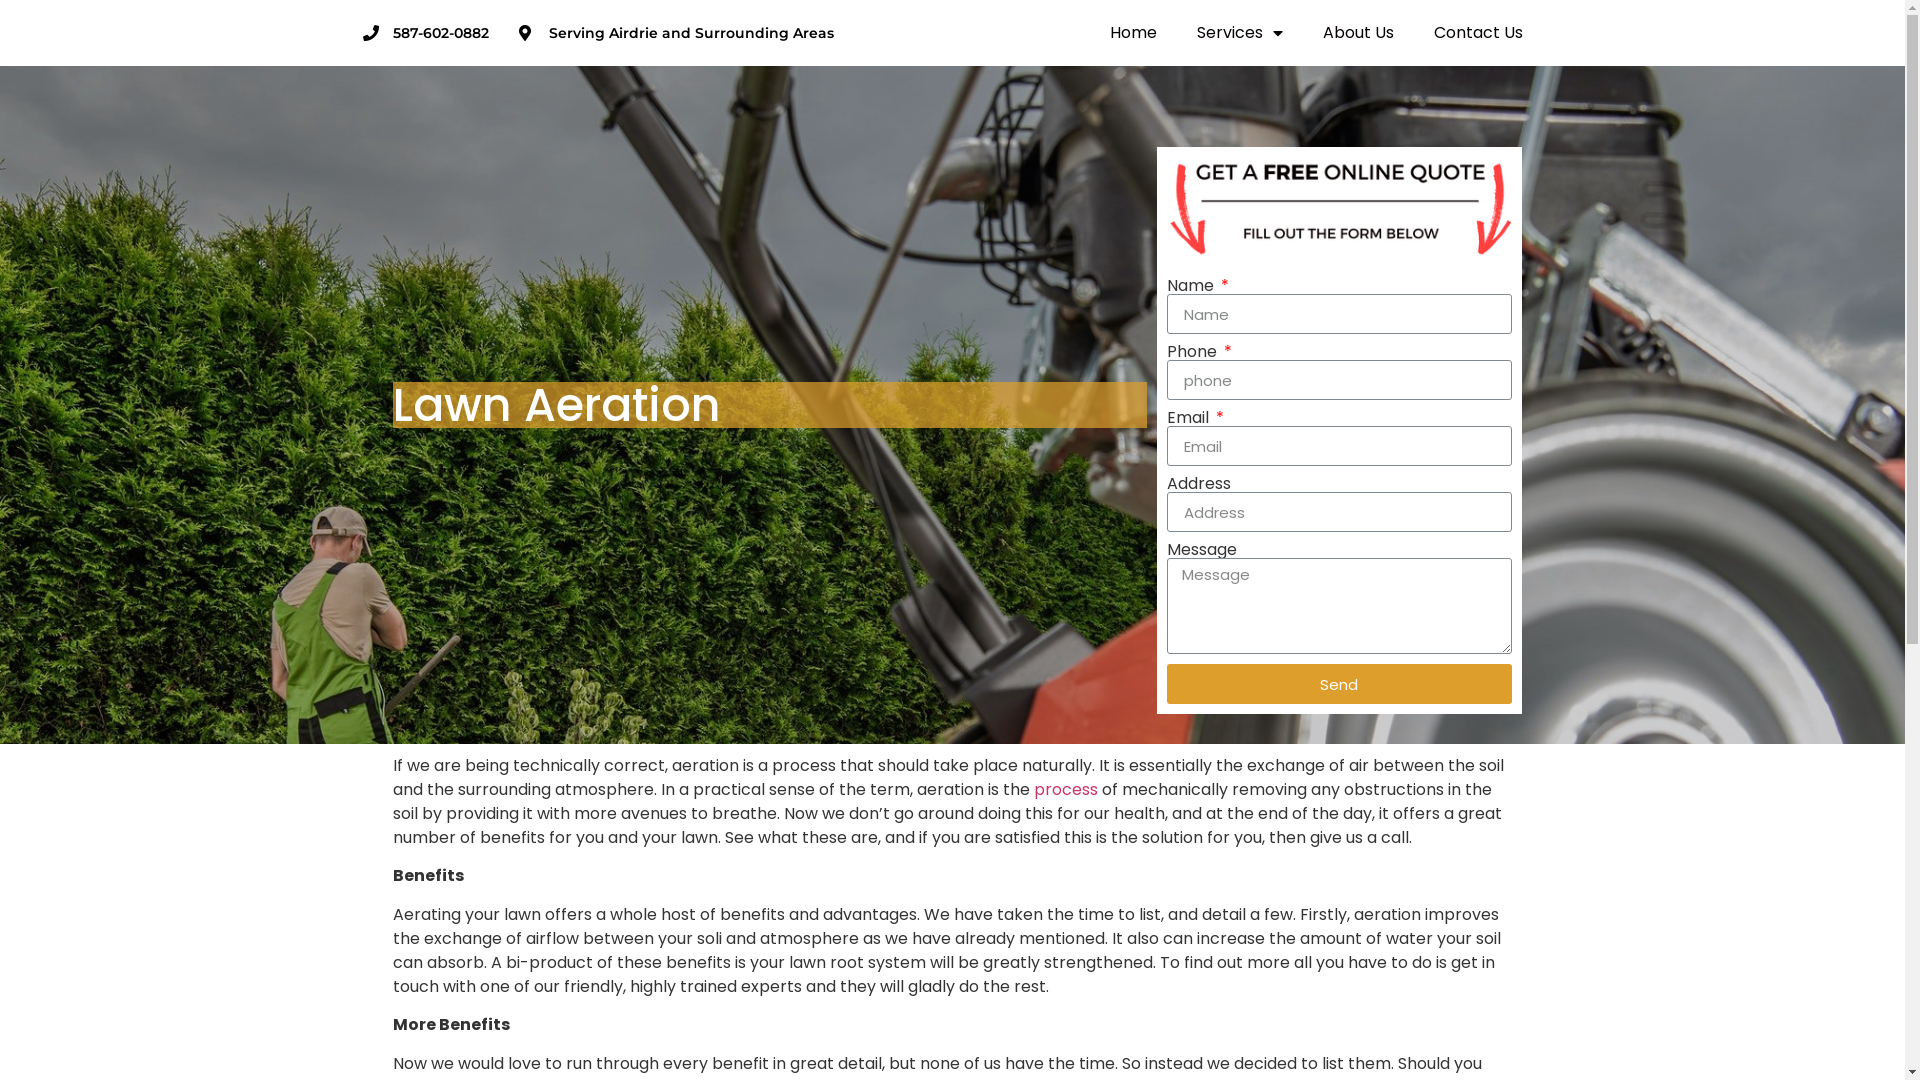 The image size is (1920, 1080). I want to click on 'Contact Us', so click(1478, 33).